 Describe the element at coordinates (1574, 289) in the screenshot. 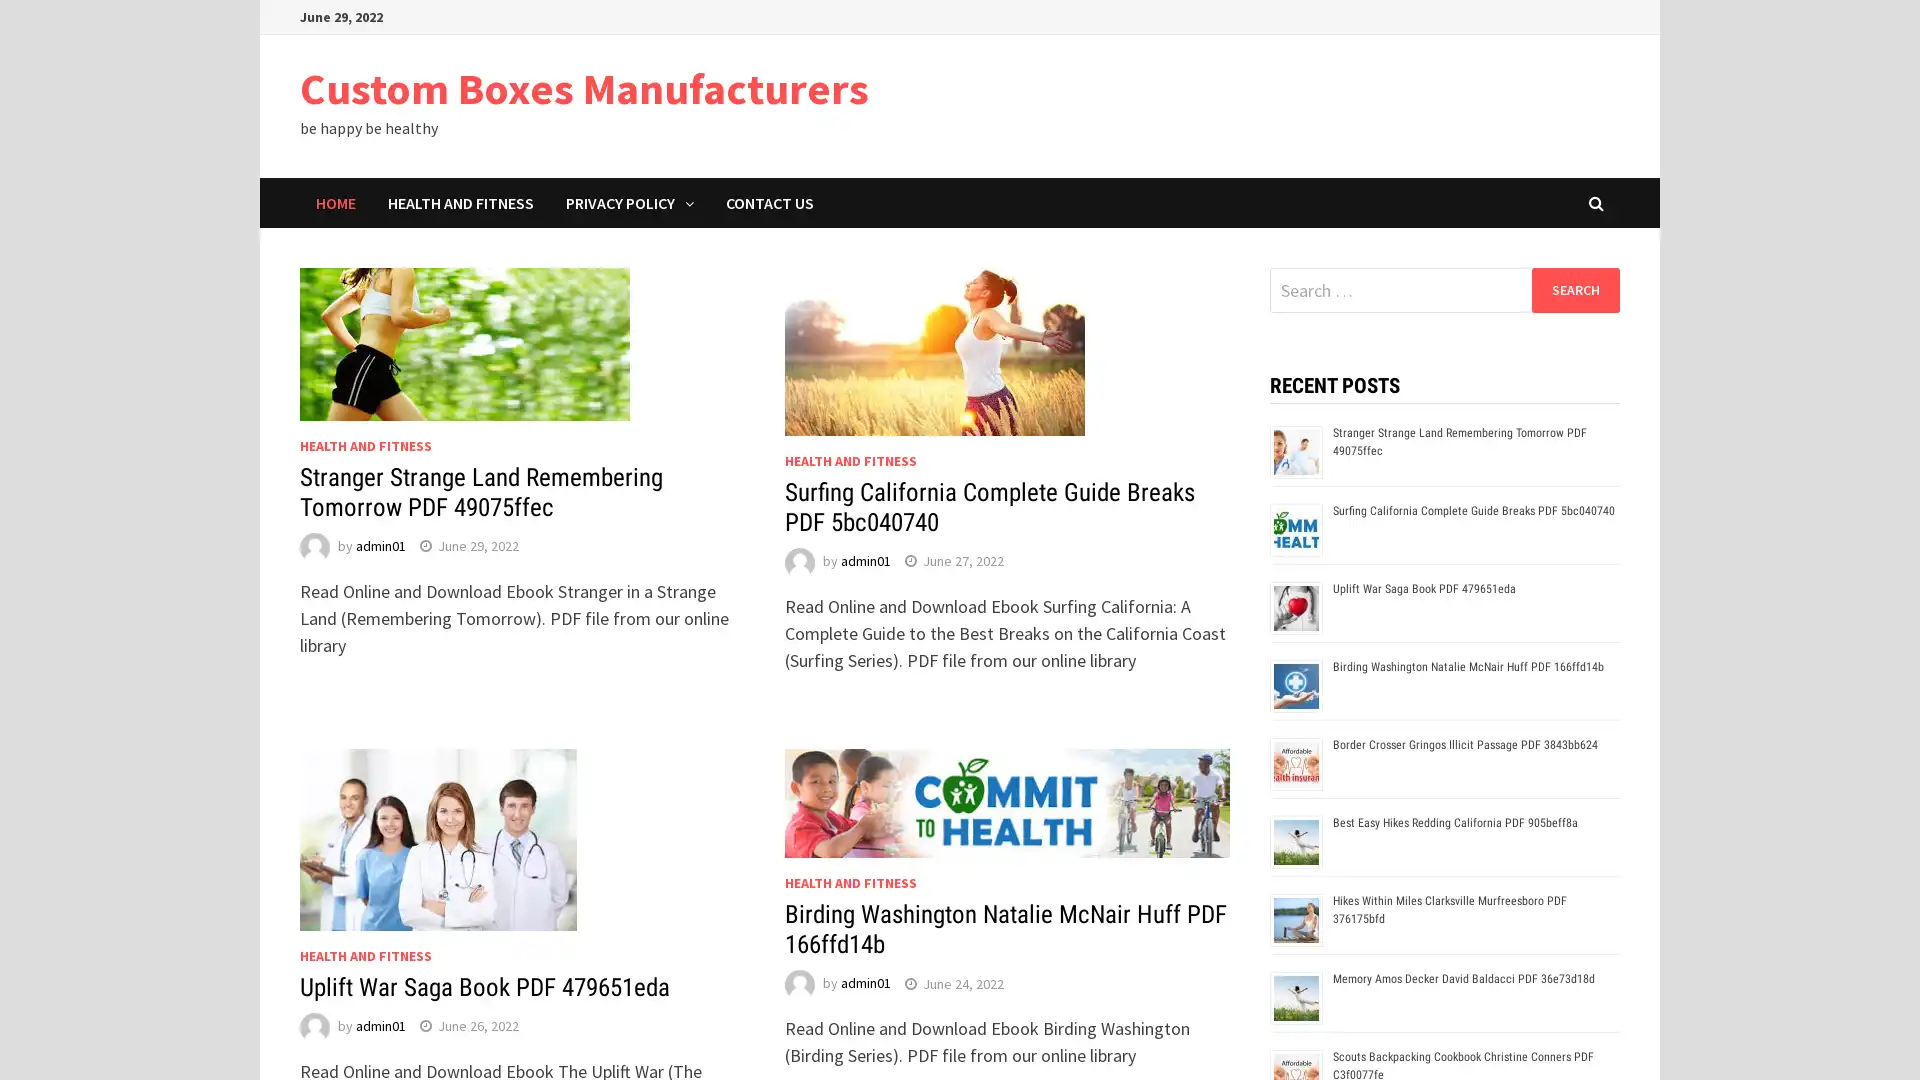

I see `Search` at that location.